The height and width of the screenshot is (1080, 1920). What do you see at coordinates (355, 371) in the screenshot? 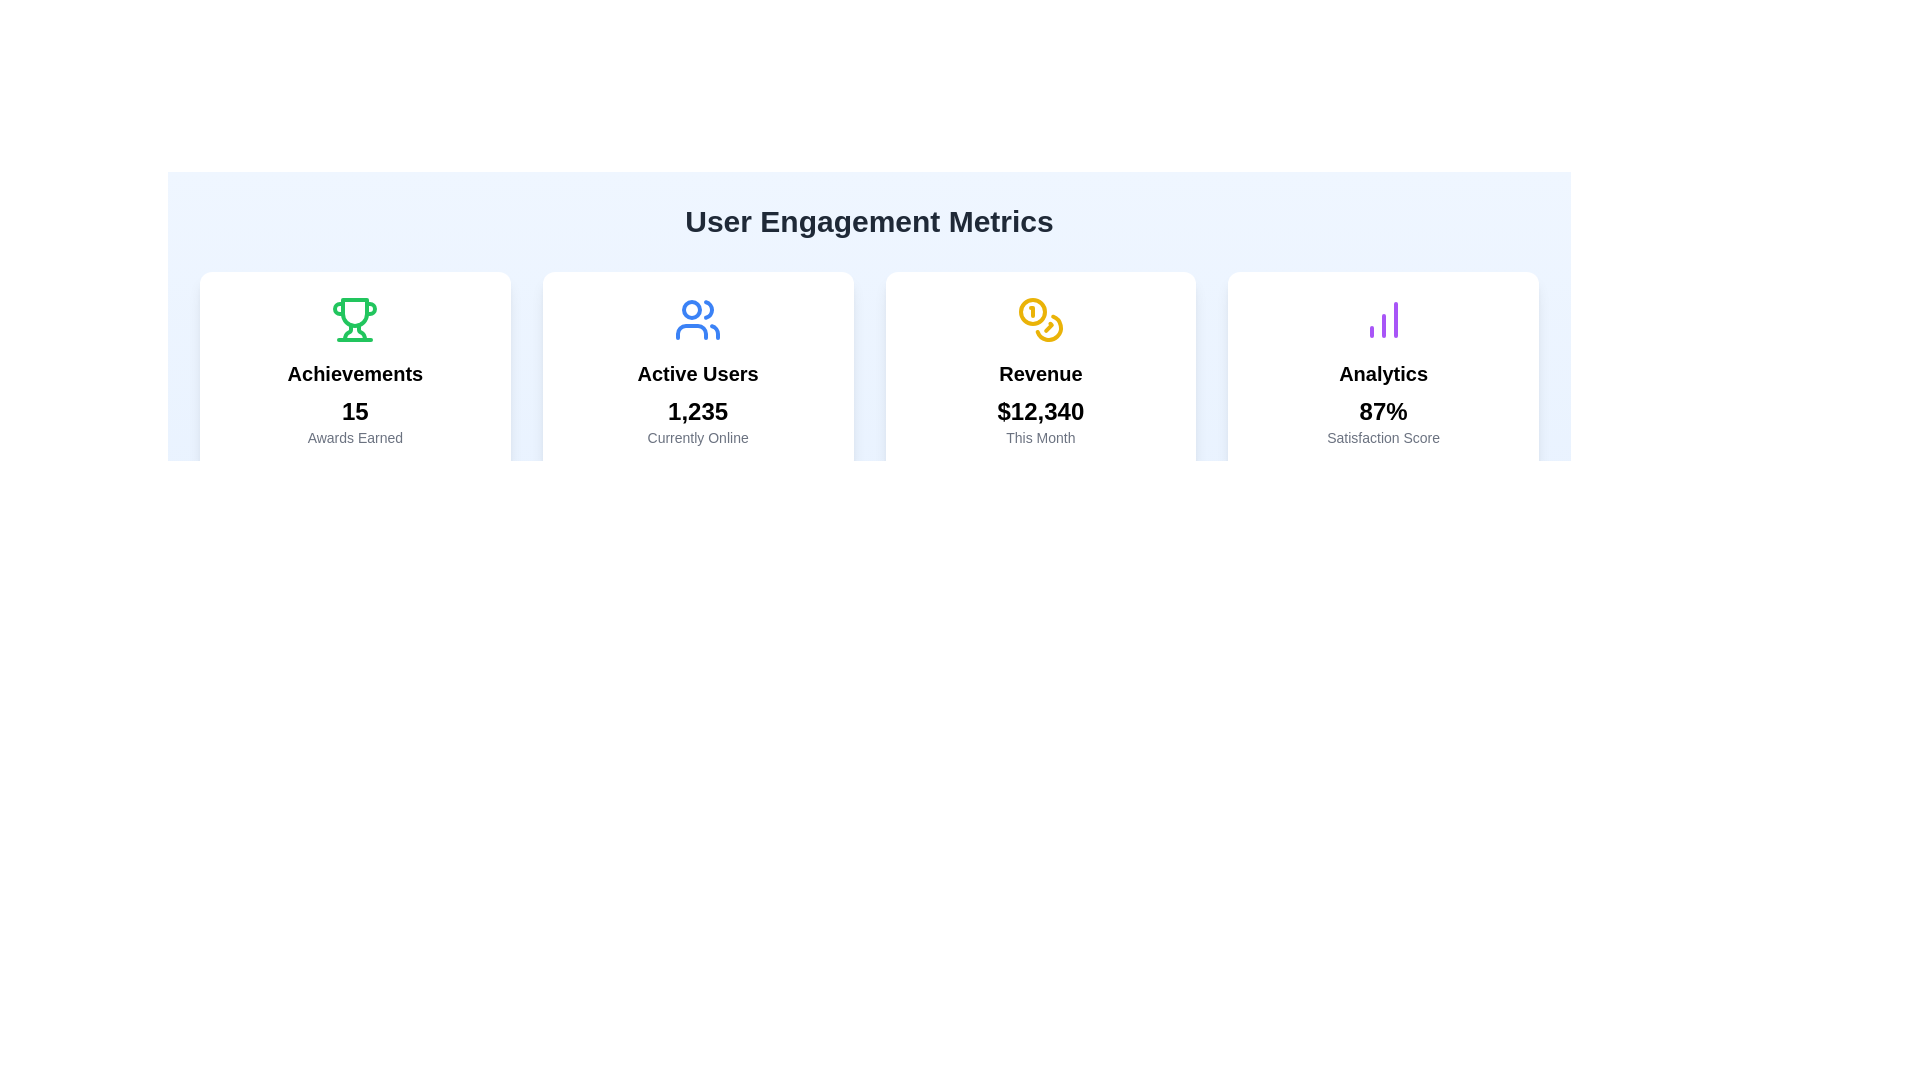
I see `the achievements card, which features a green trophy icon at the top, the bold text 'Achievements', a numeric value '15', and the description 'Awards Earned'` at bounding box center [355, 371].